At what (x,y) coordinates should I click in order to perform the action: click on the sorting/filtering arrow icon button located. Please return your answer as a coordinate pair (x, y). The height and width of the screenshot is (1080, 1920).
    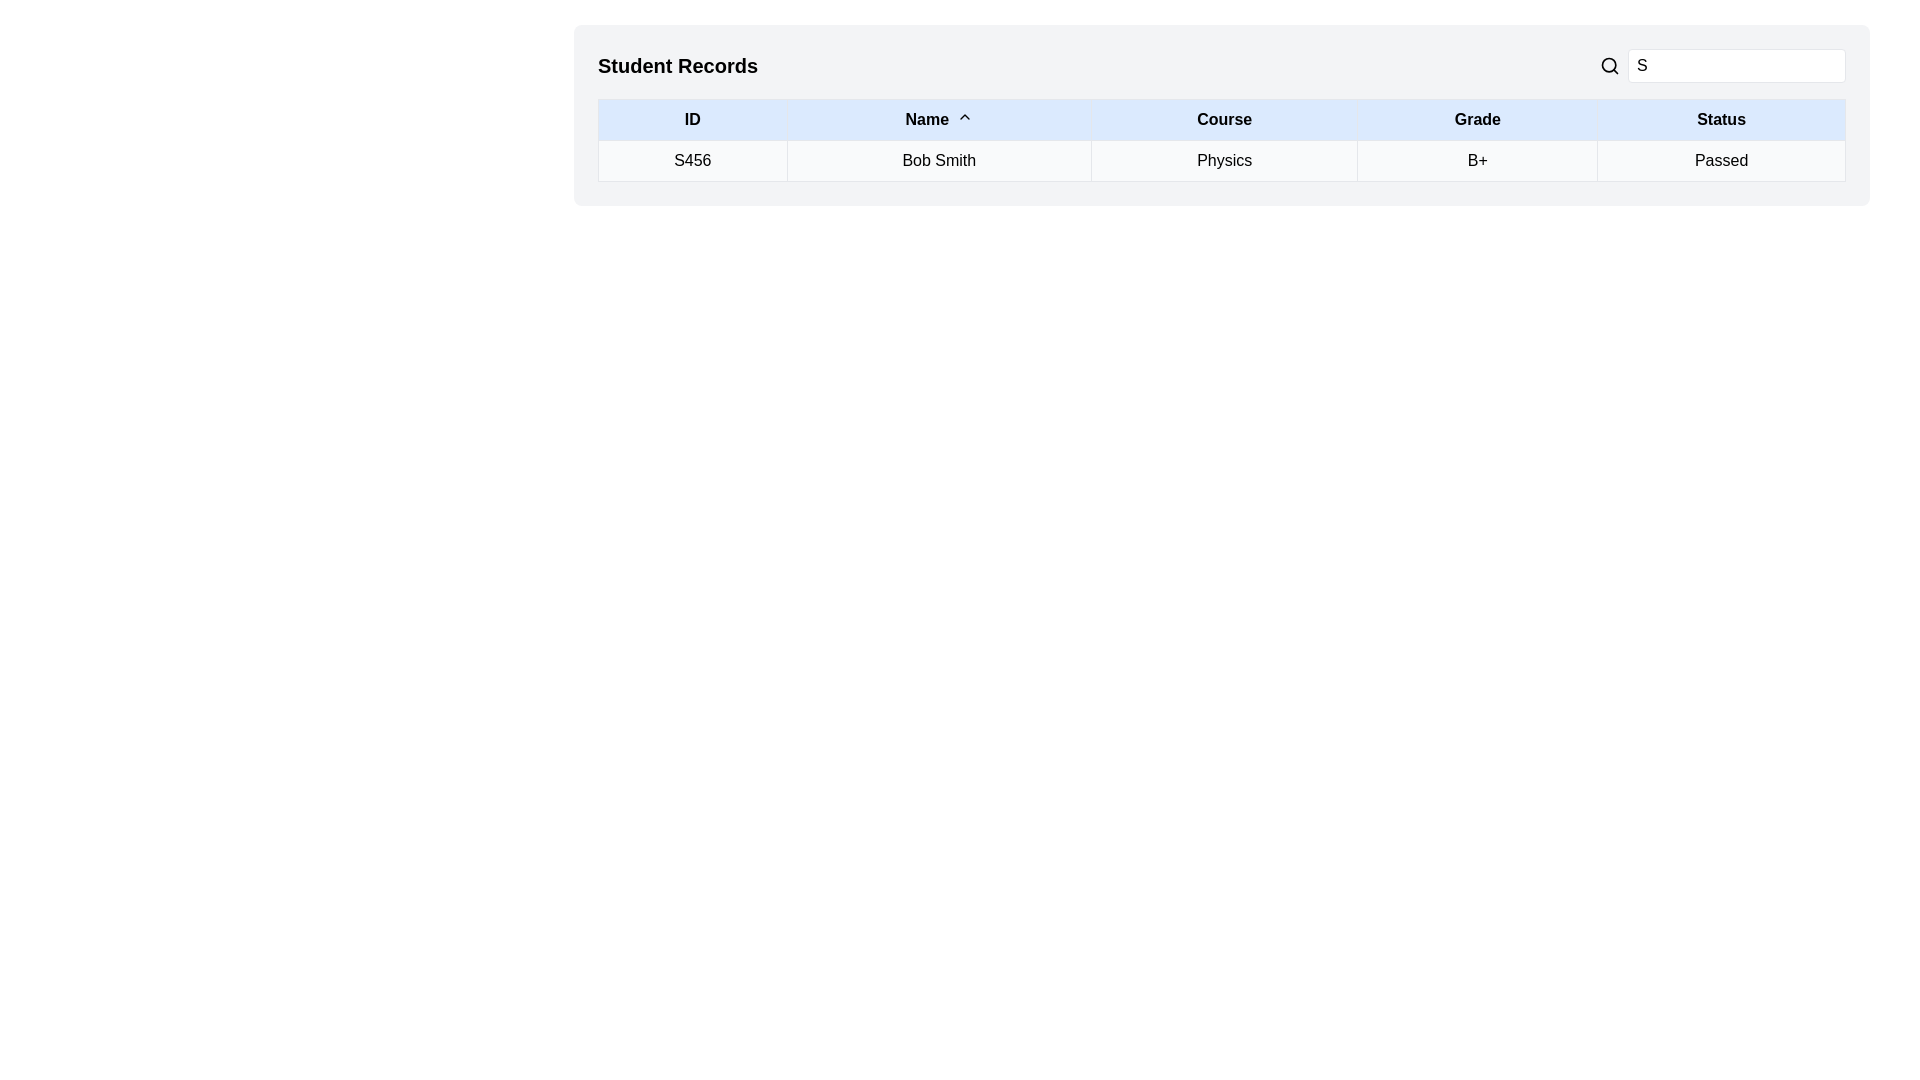
    Looking at the image, I should click on (964, 116).